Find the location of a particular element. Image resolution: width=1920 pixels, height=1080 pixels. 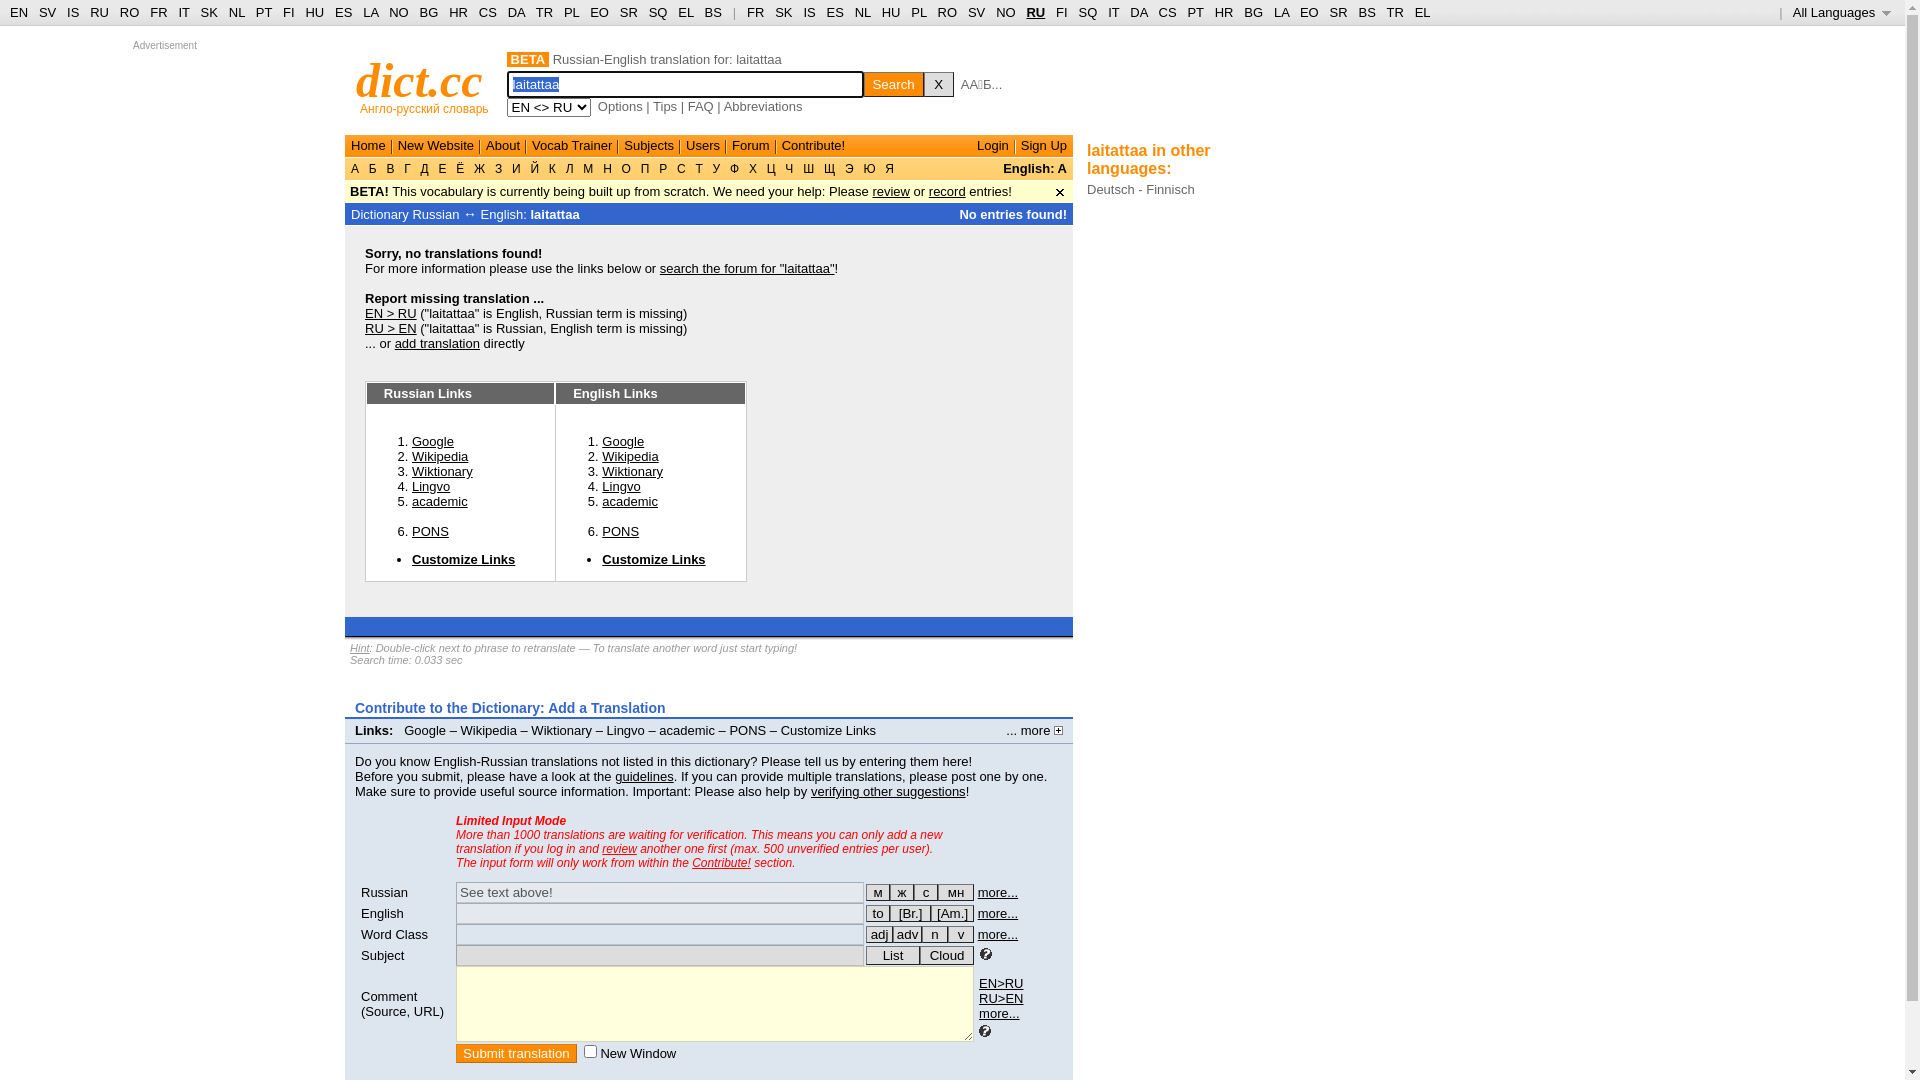

'IT' is located at coordinates (1107, 12).